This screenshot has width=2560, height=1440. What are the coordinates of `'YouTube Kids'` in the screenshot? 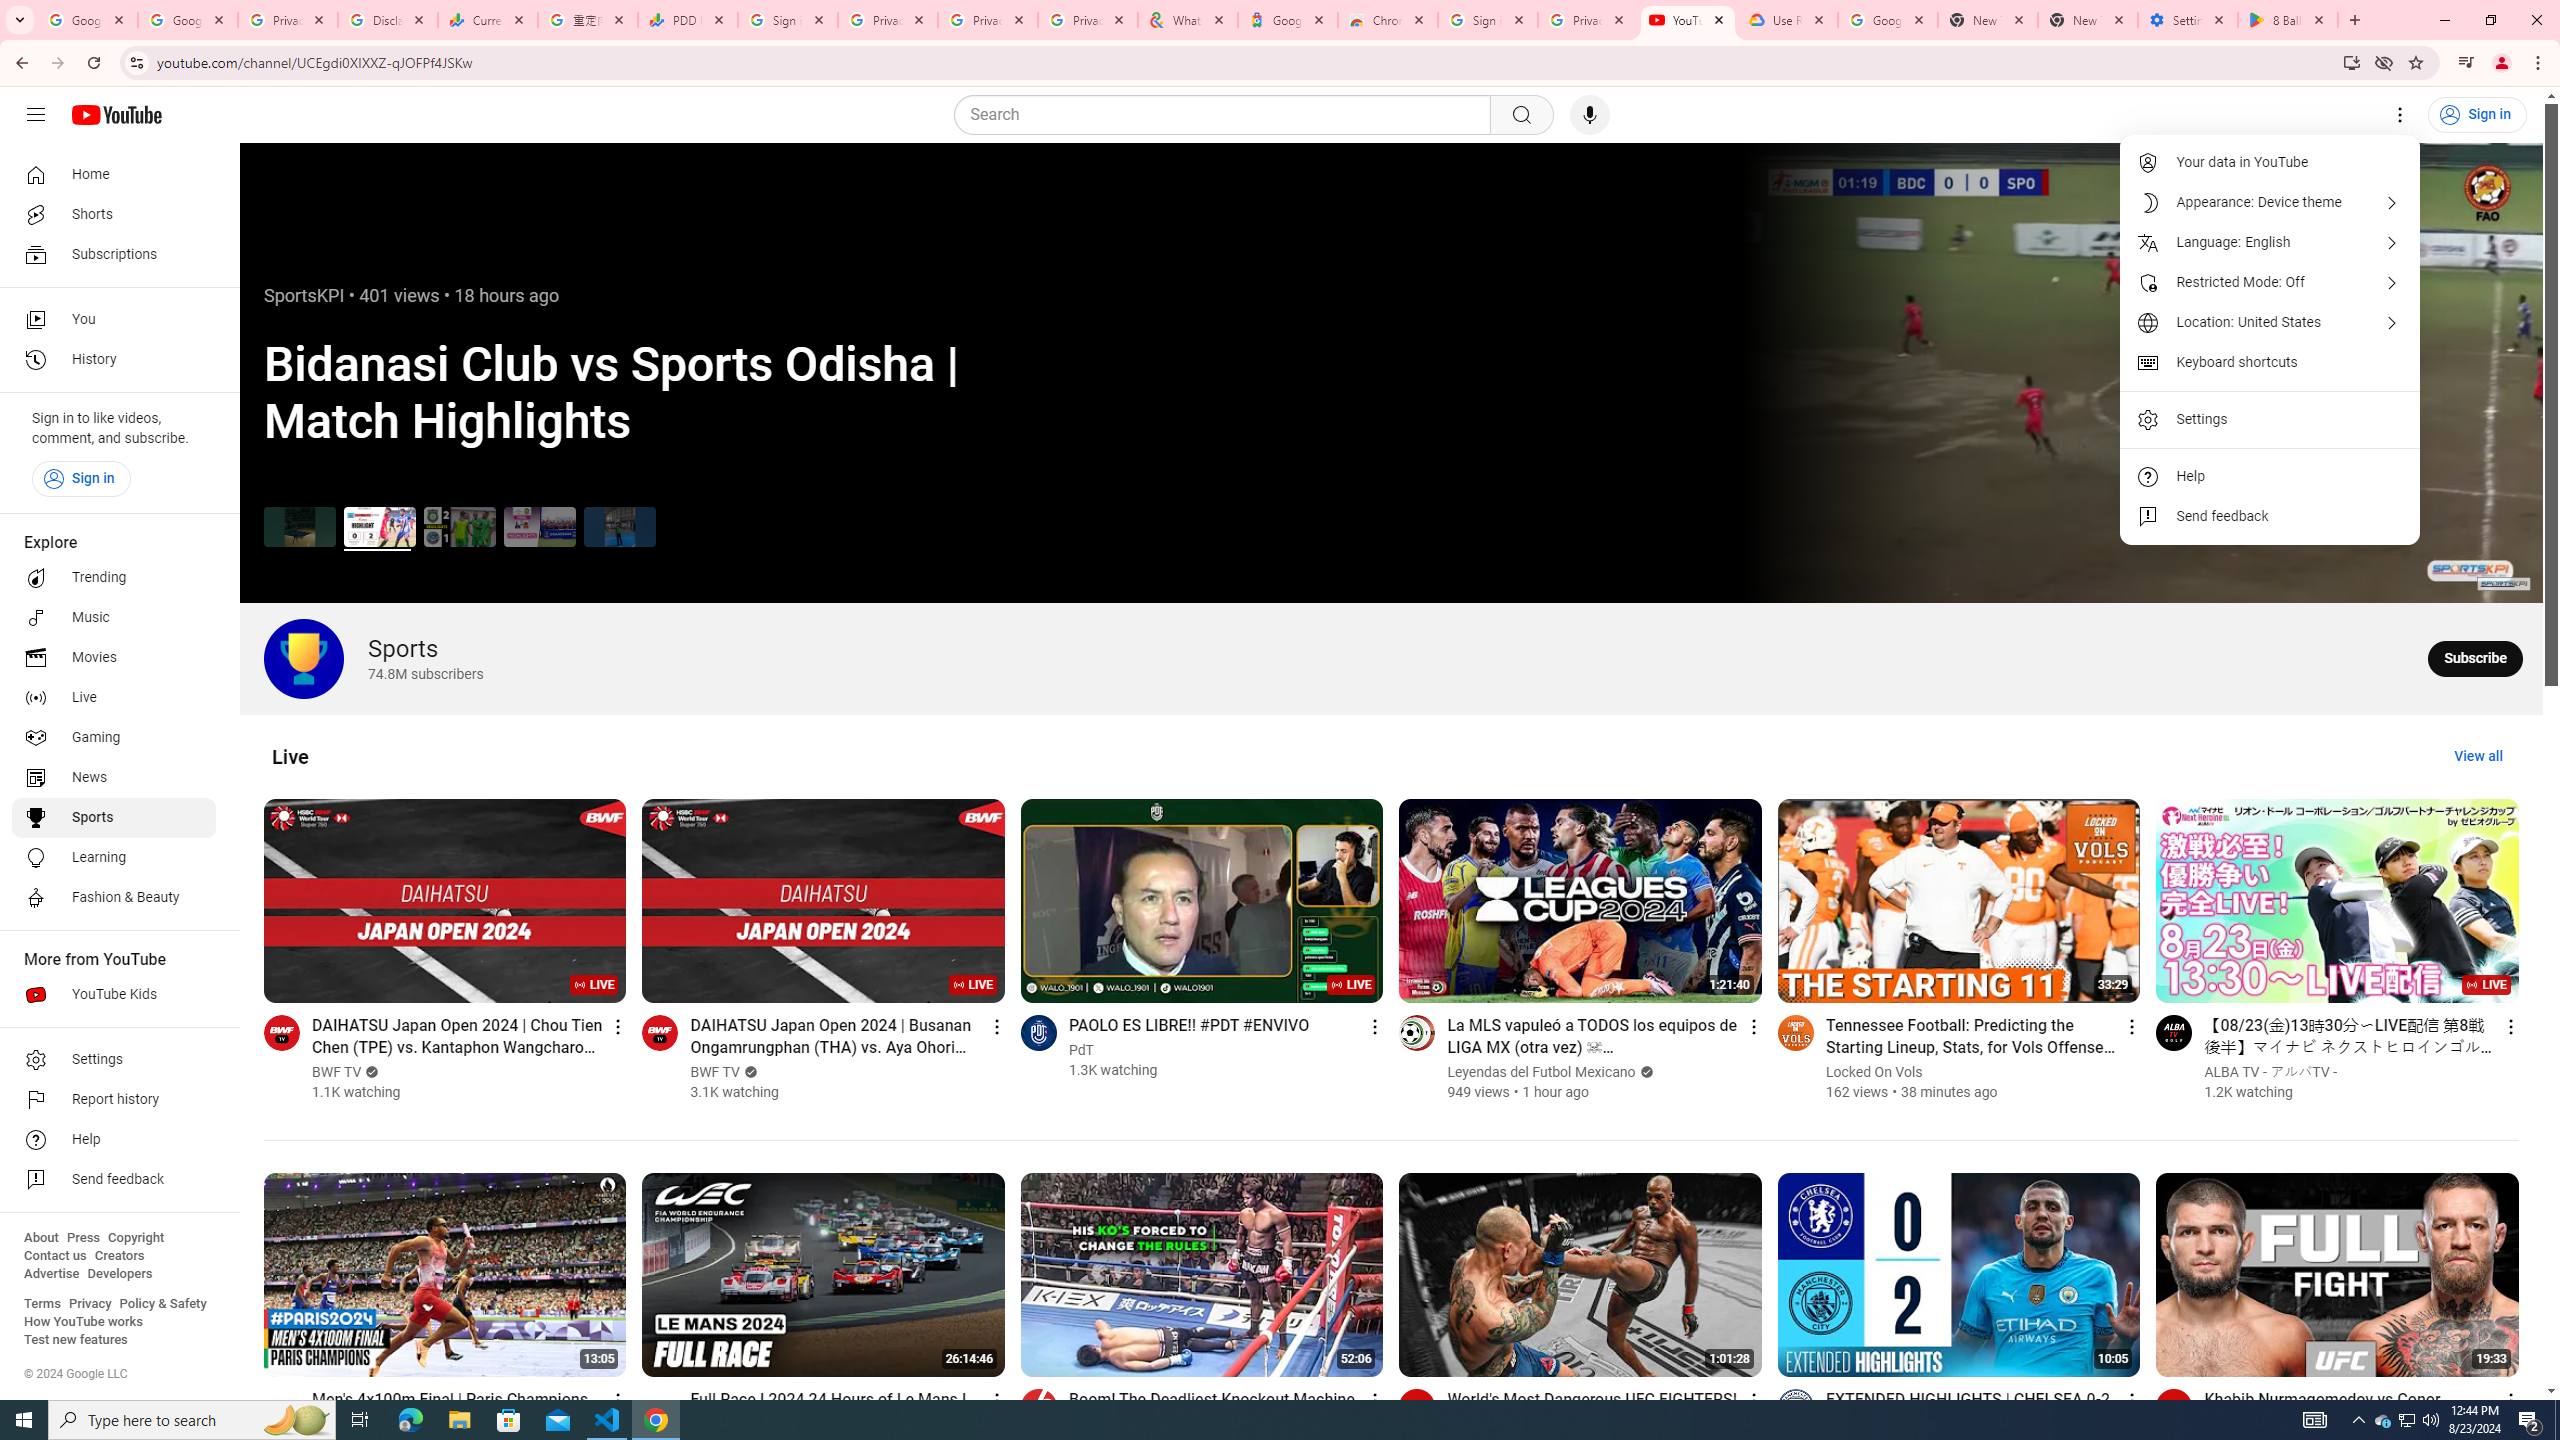 It's located at (113, 995).